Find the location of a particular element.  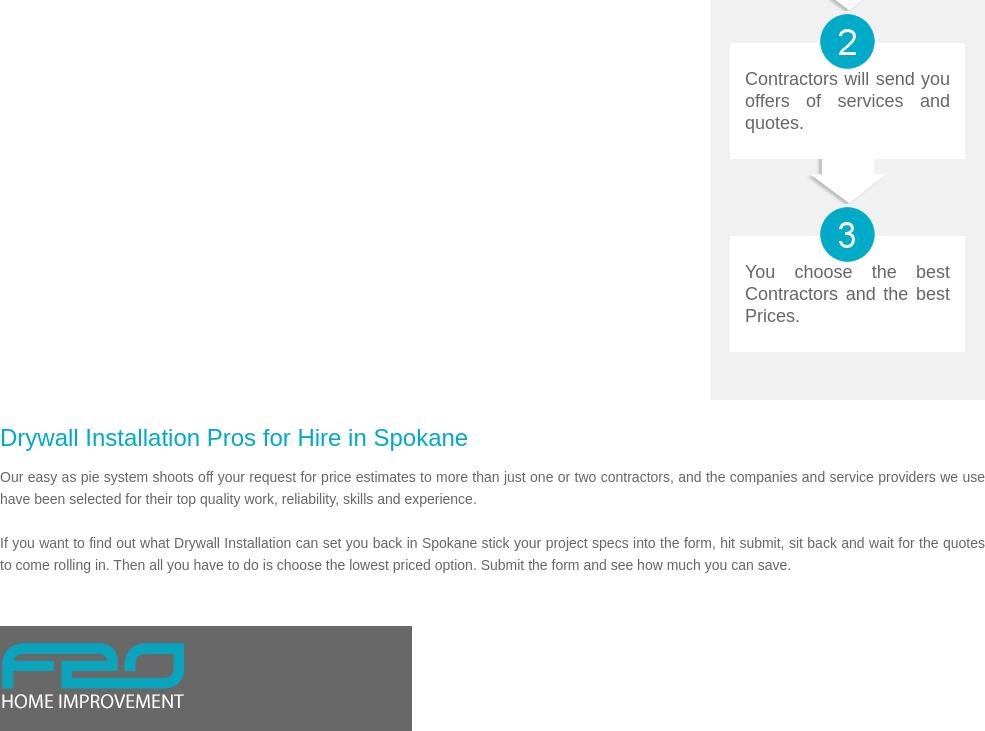

'Contractors will send you offers of services and quotes.' is located at coordinates (846, 100).